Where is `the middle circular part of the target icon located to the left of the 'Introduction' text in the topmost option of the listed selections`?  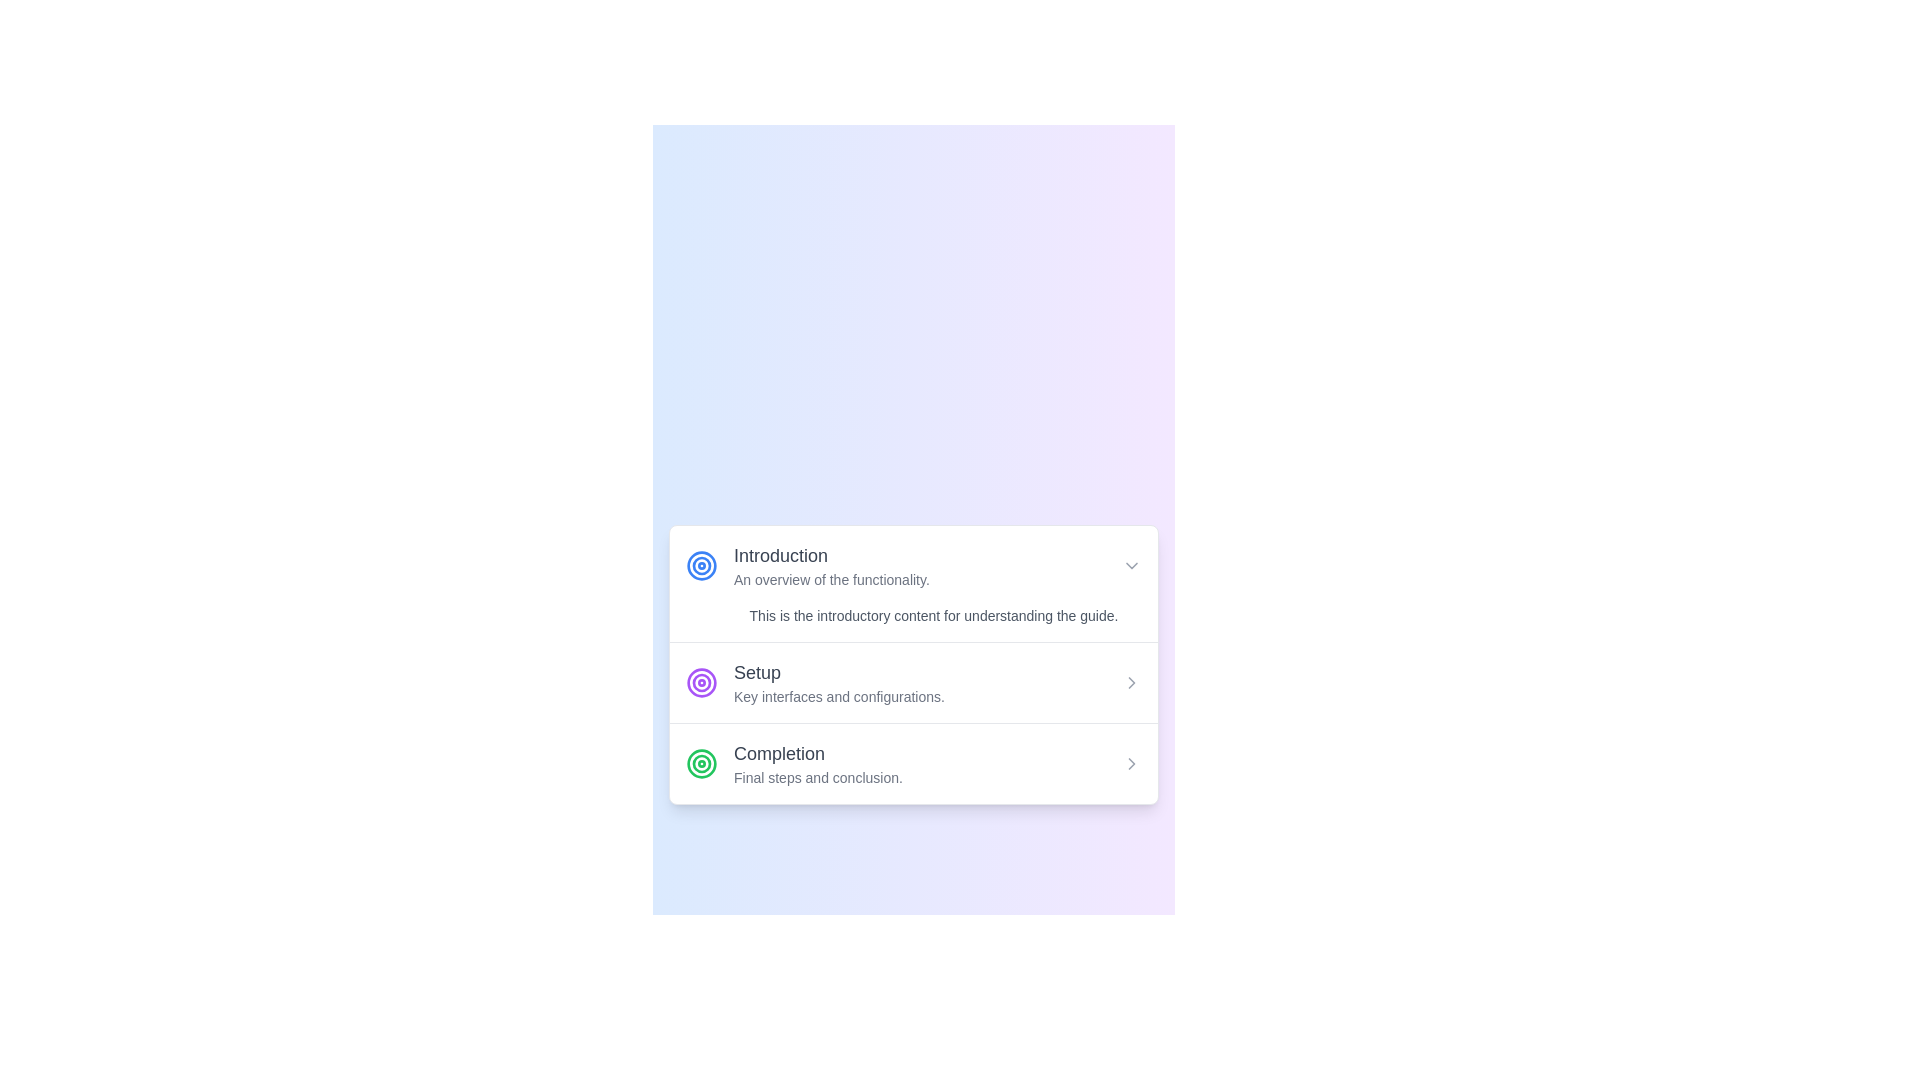 the middle circular part of the target icon located to the left of the 'Introduction' text in the topmost option of the listed selections is located at coordinates (701, 681).